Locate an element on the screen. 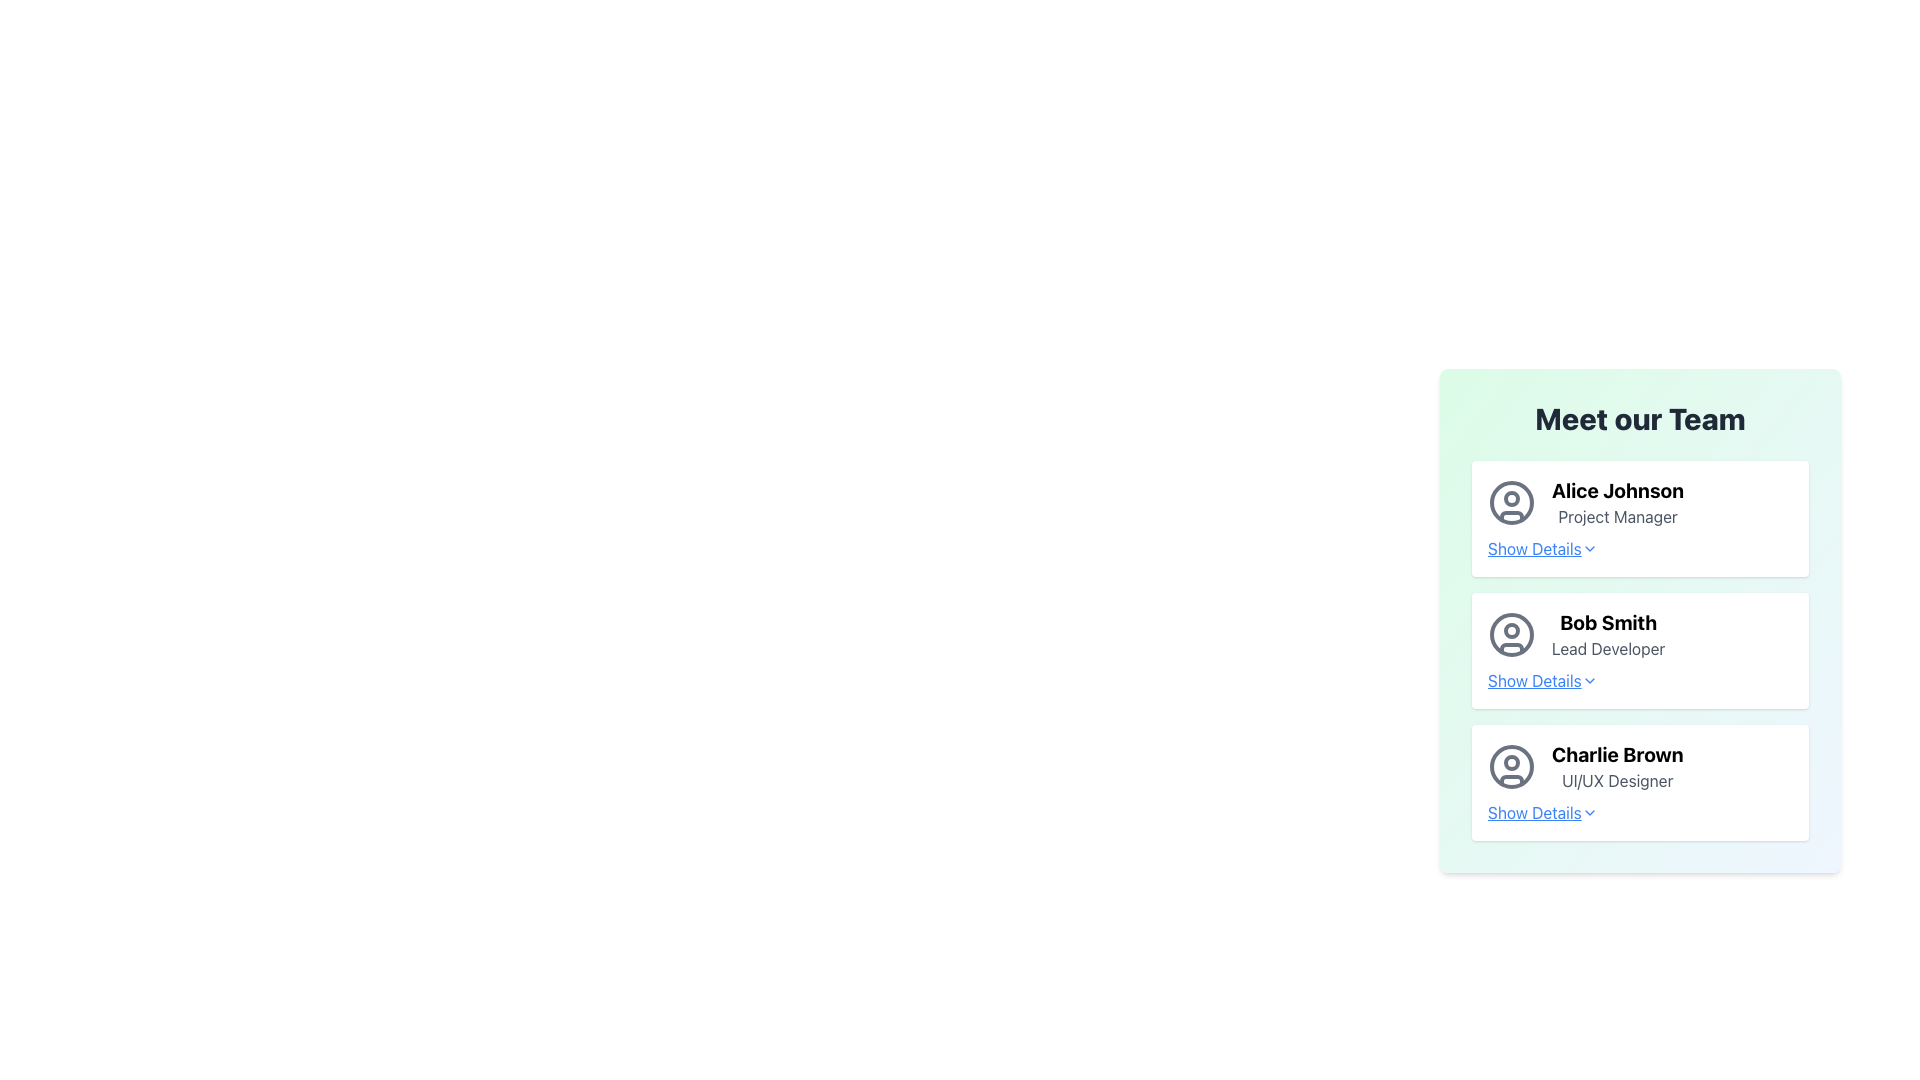  the profile icon representing 'Alice Johnson' located at the top-left section of her card under 'Meet our Team.' is located at coordinates (1512, 501).